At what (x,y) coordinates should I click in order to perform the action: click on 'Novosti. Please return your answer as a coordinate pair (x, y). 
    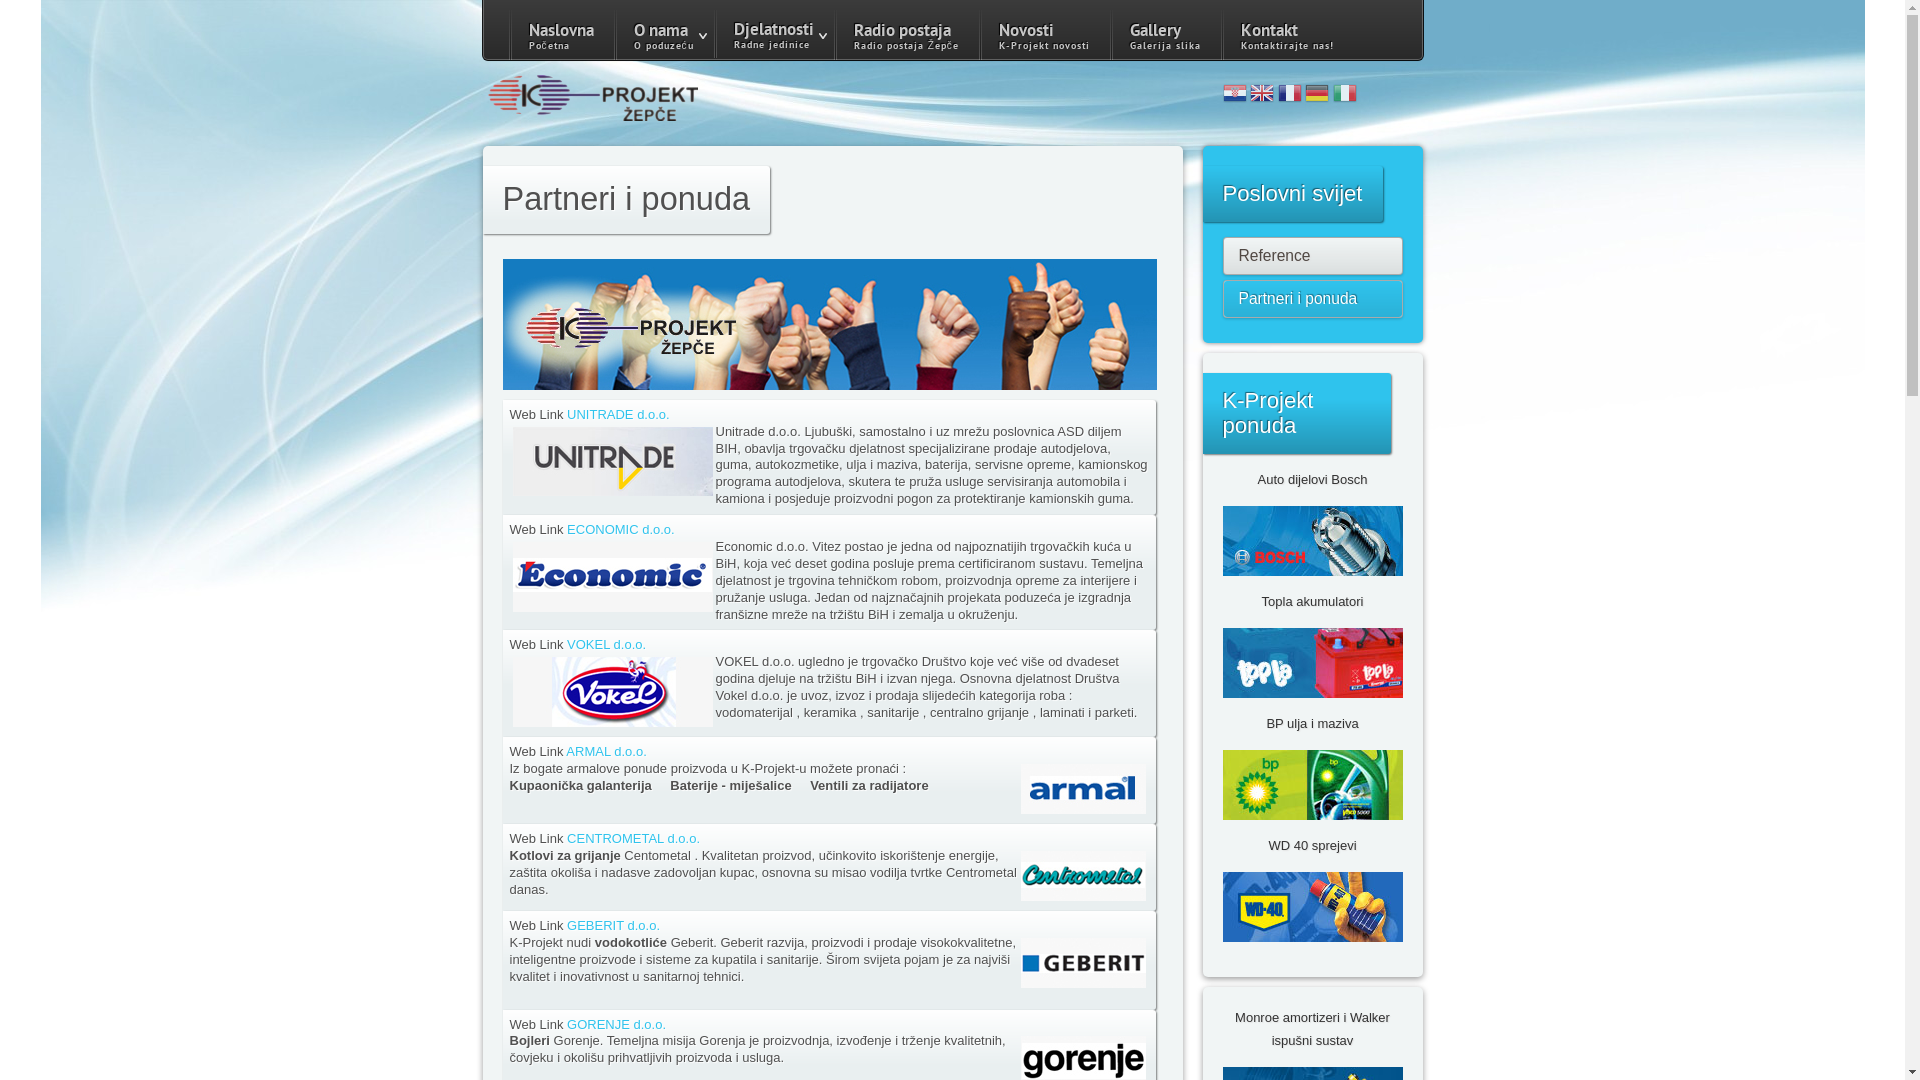
    Looking at the image, I should click on (1043, 34).